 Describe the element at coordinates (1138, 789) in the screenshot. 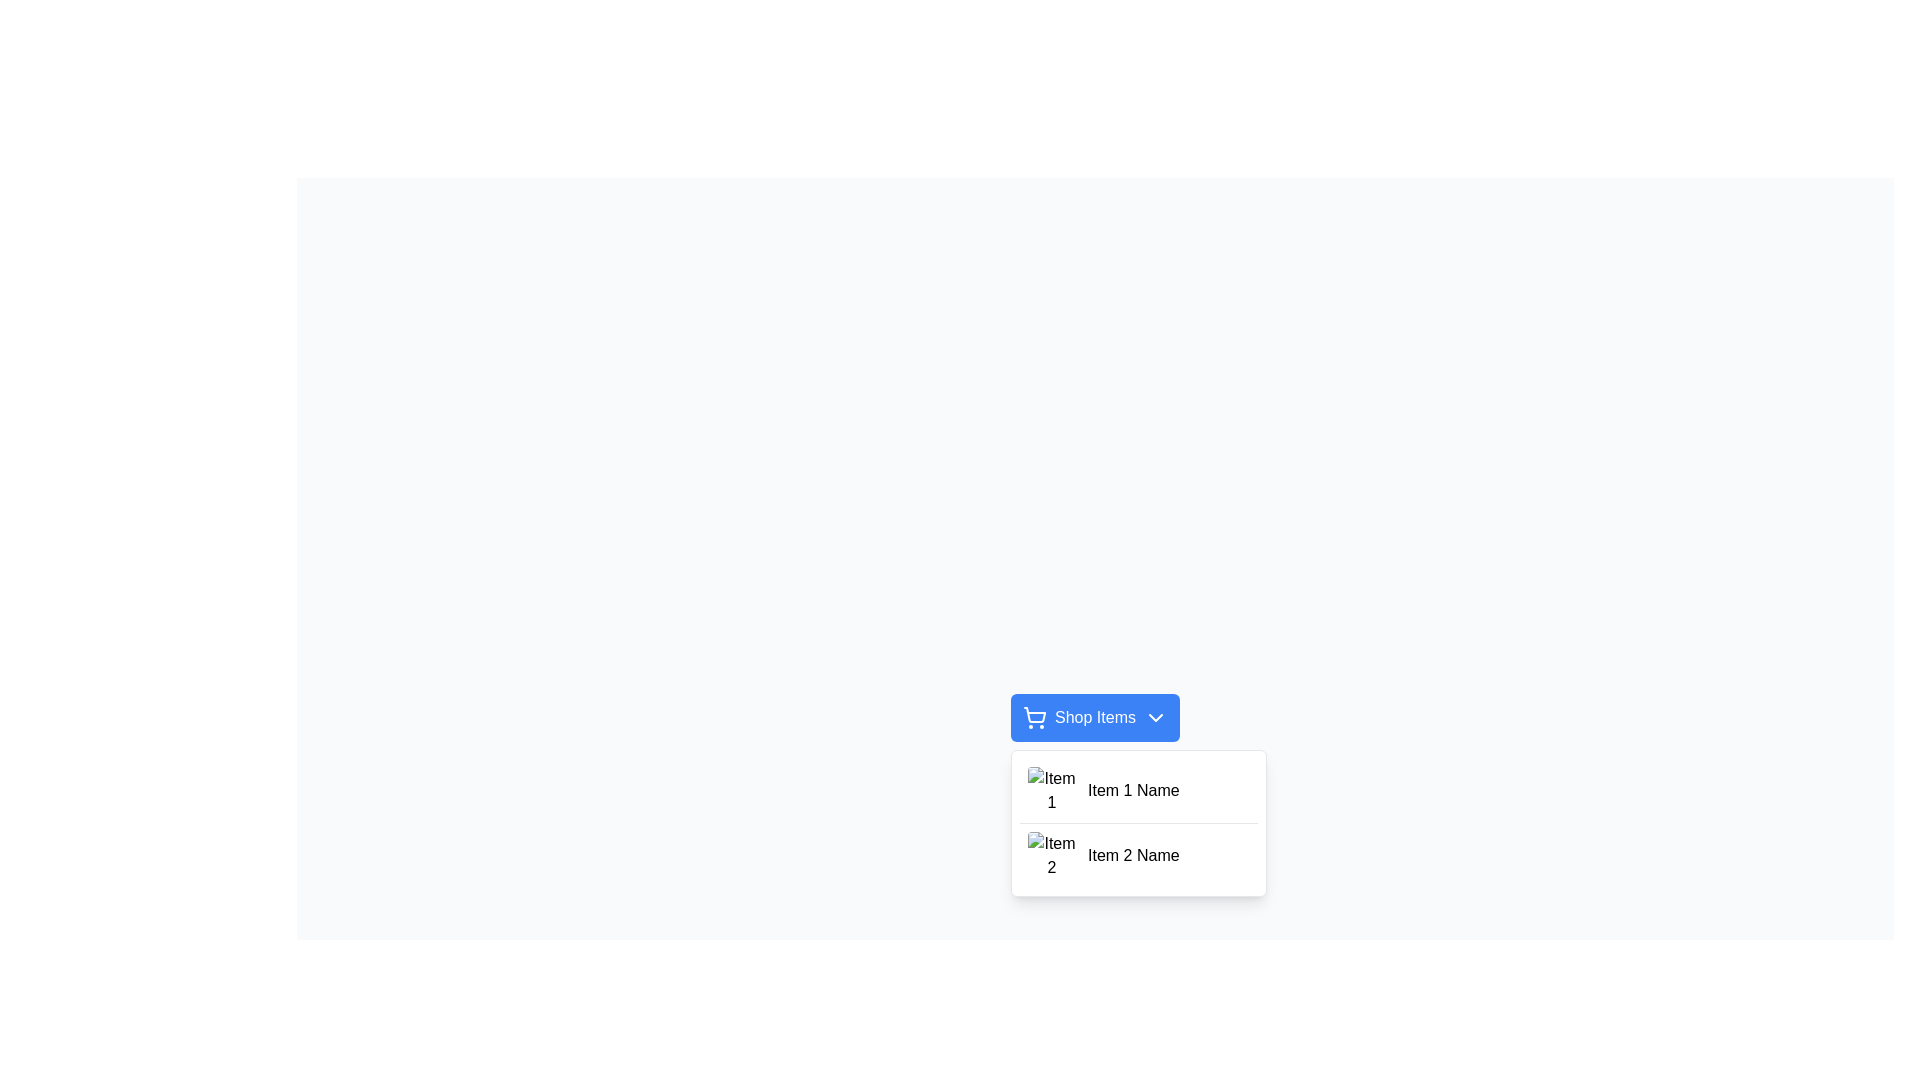

I see `the first List Item in the shopping menu` at that location.